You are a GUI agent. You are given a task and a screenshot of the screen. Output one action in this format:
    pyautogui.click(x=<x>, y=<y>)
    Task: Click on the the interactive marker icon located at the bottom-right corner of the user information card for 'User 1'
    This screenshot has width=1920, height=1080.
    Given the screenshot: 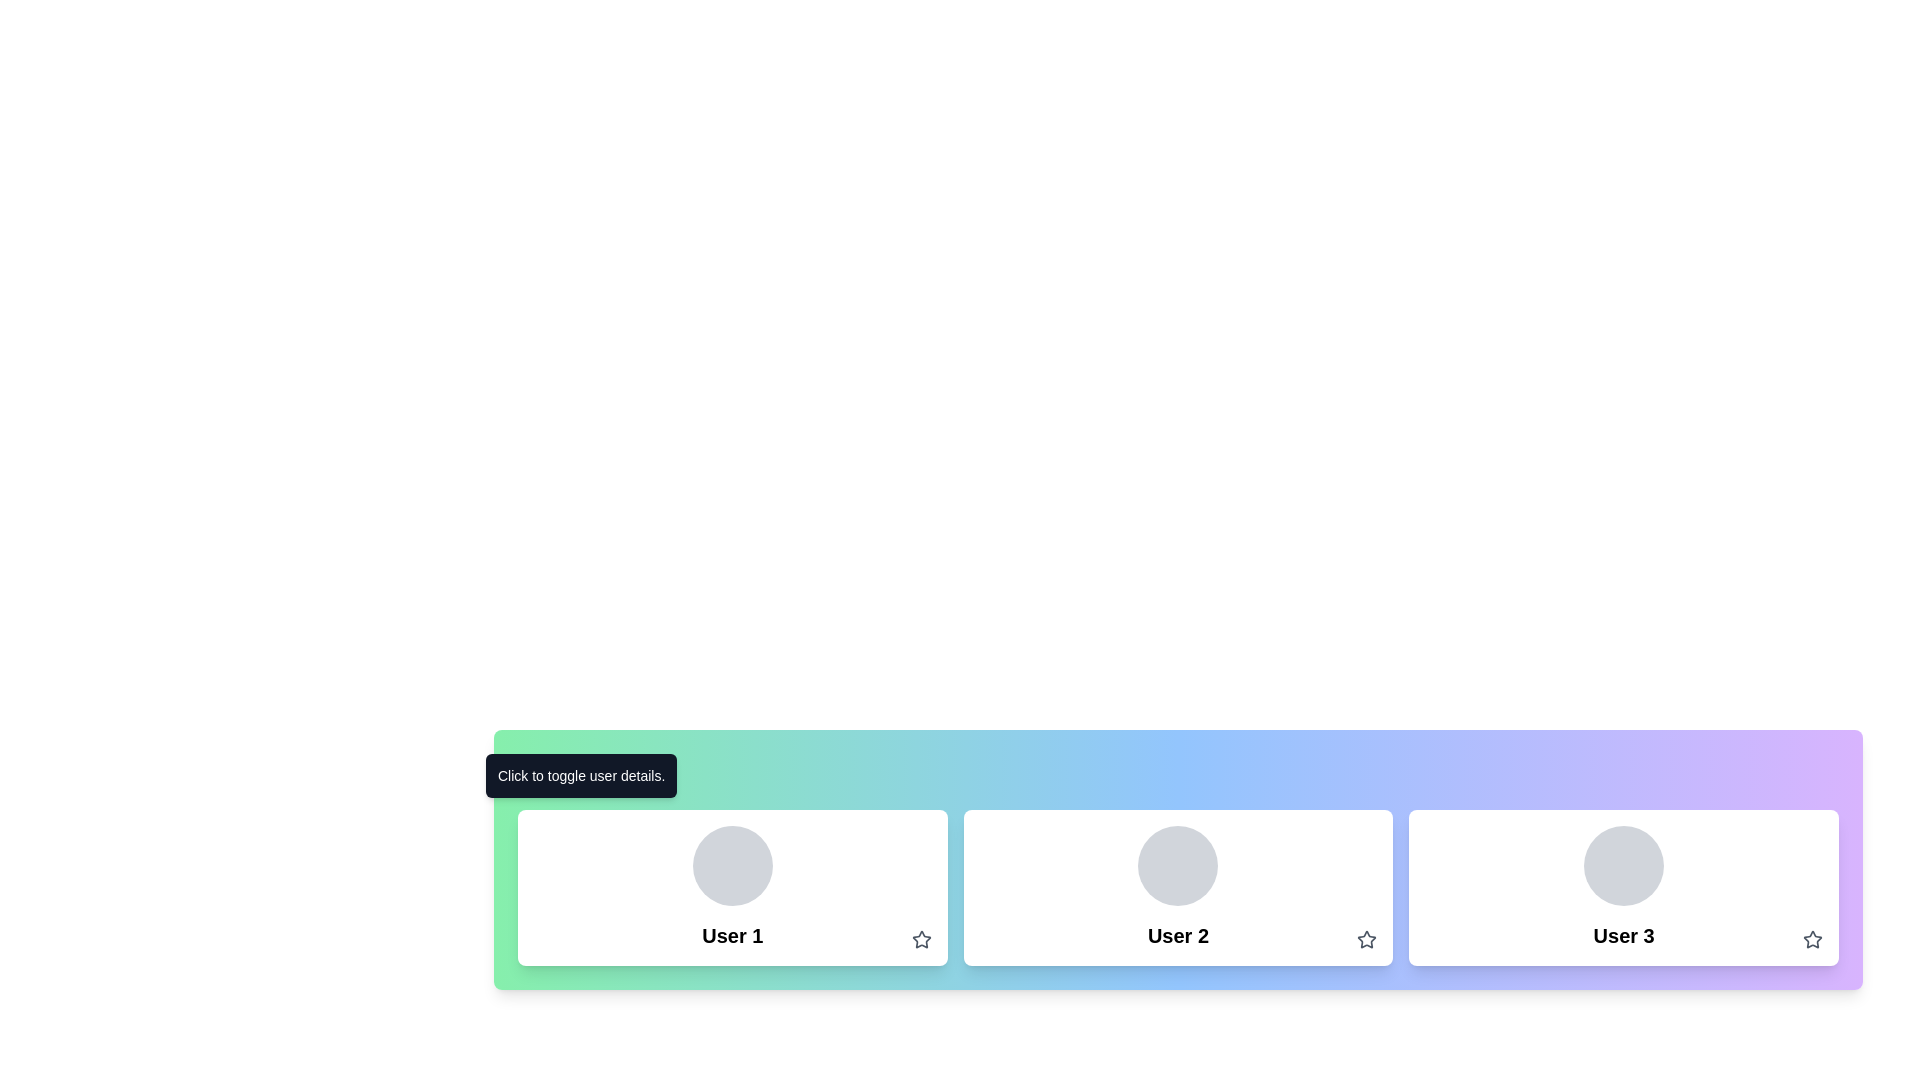 What is the action you would take?
    pyautogui.click(x=920, y=940)
    